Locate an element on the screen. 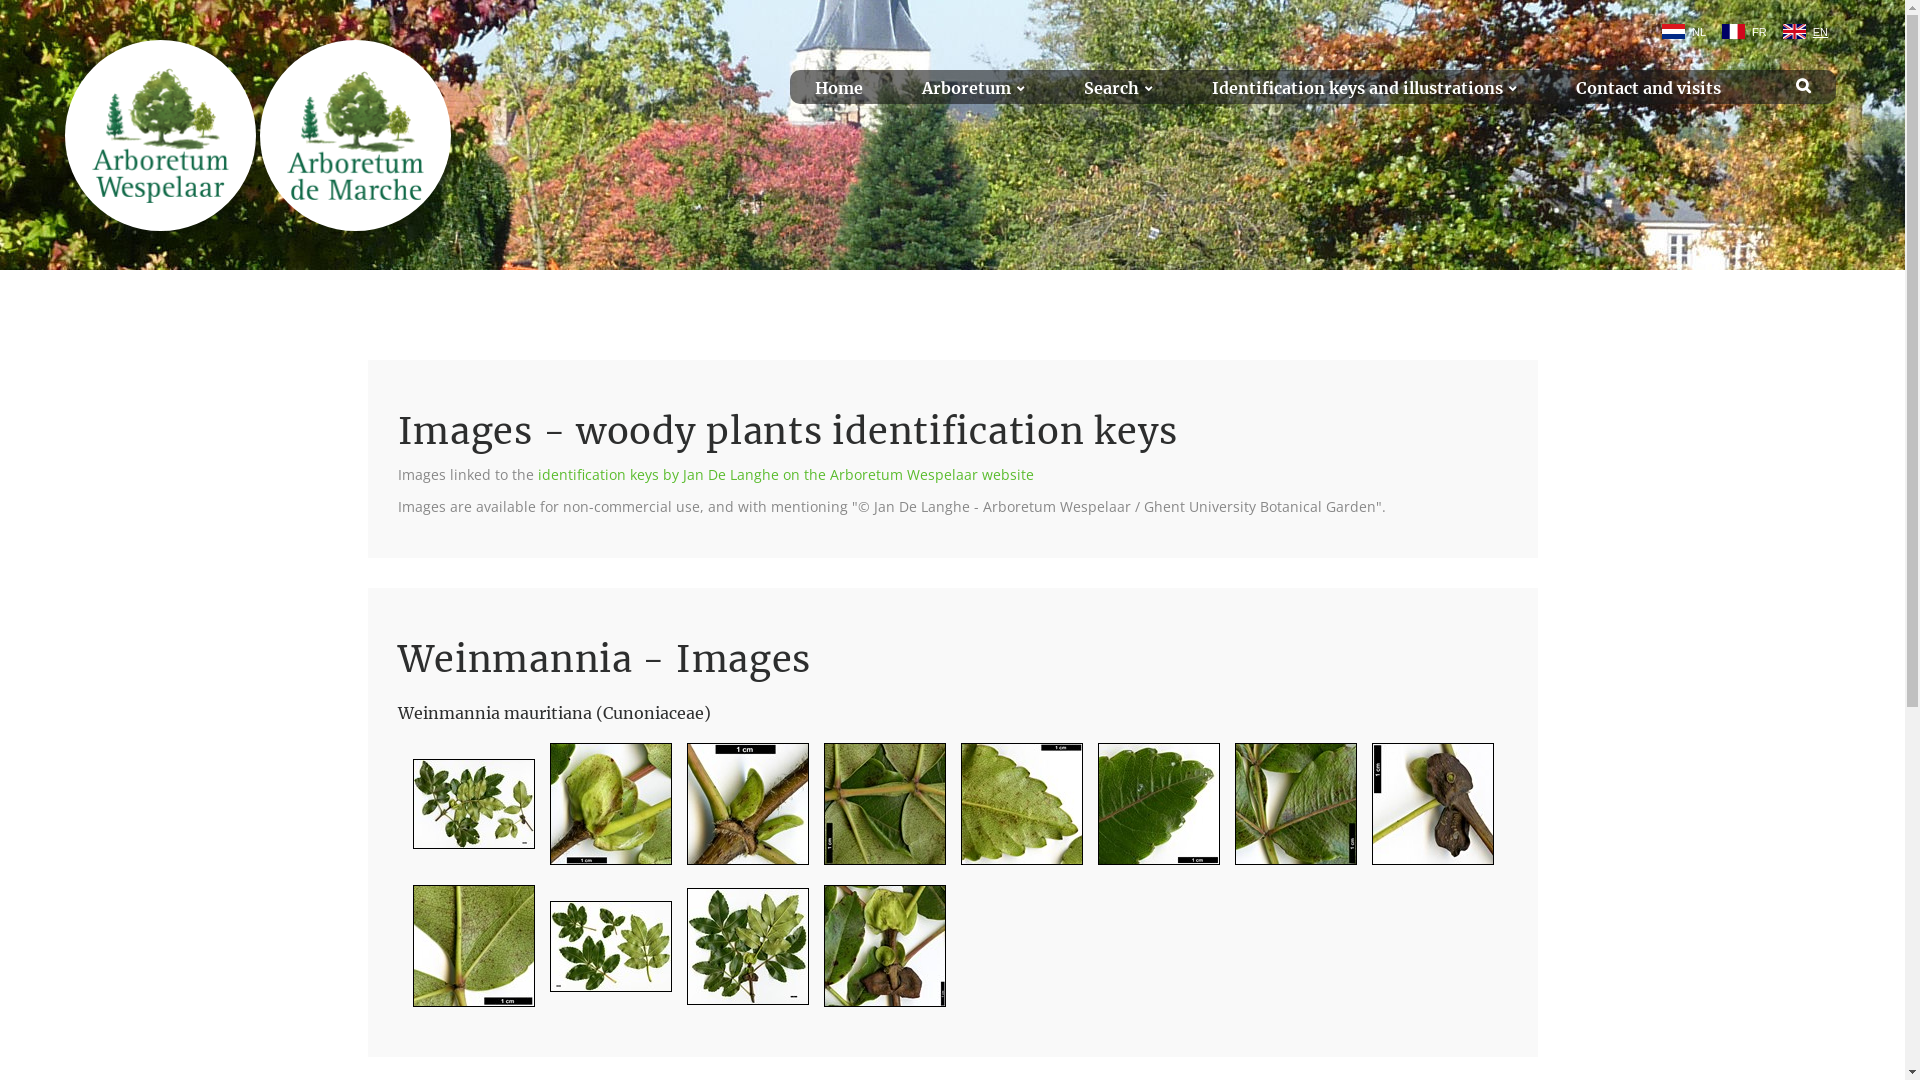 This screenshot has width=1920, height=1080. 'EN' is located at coordinates (1782, 32).